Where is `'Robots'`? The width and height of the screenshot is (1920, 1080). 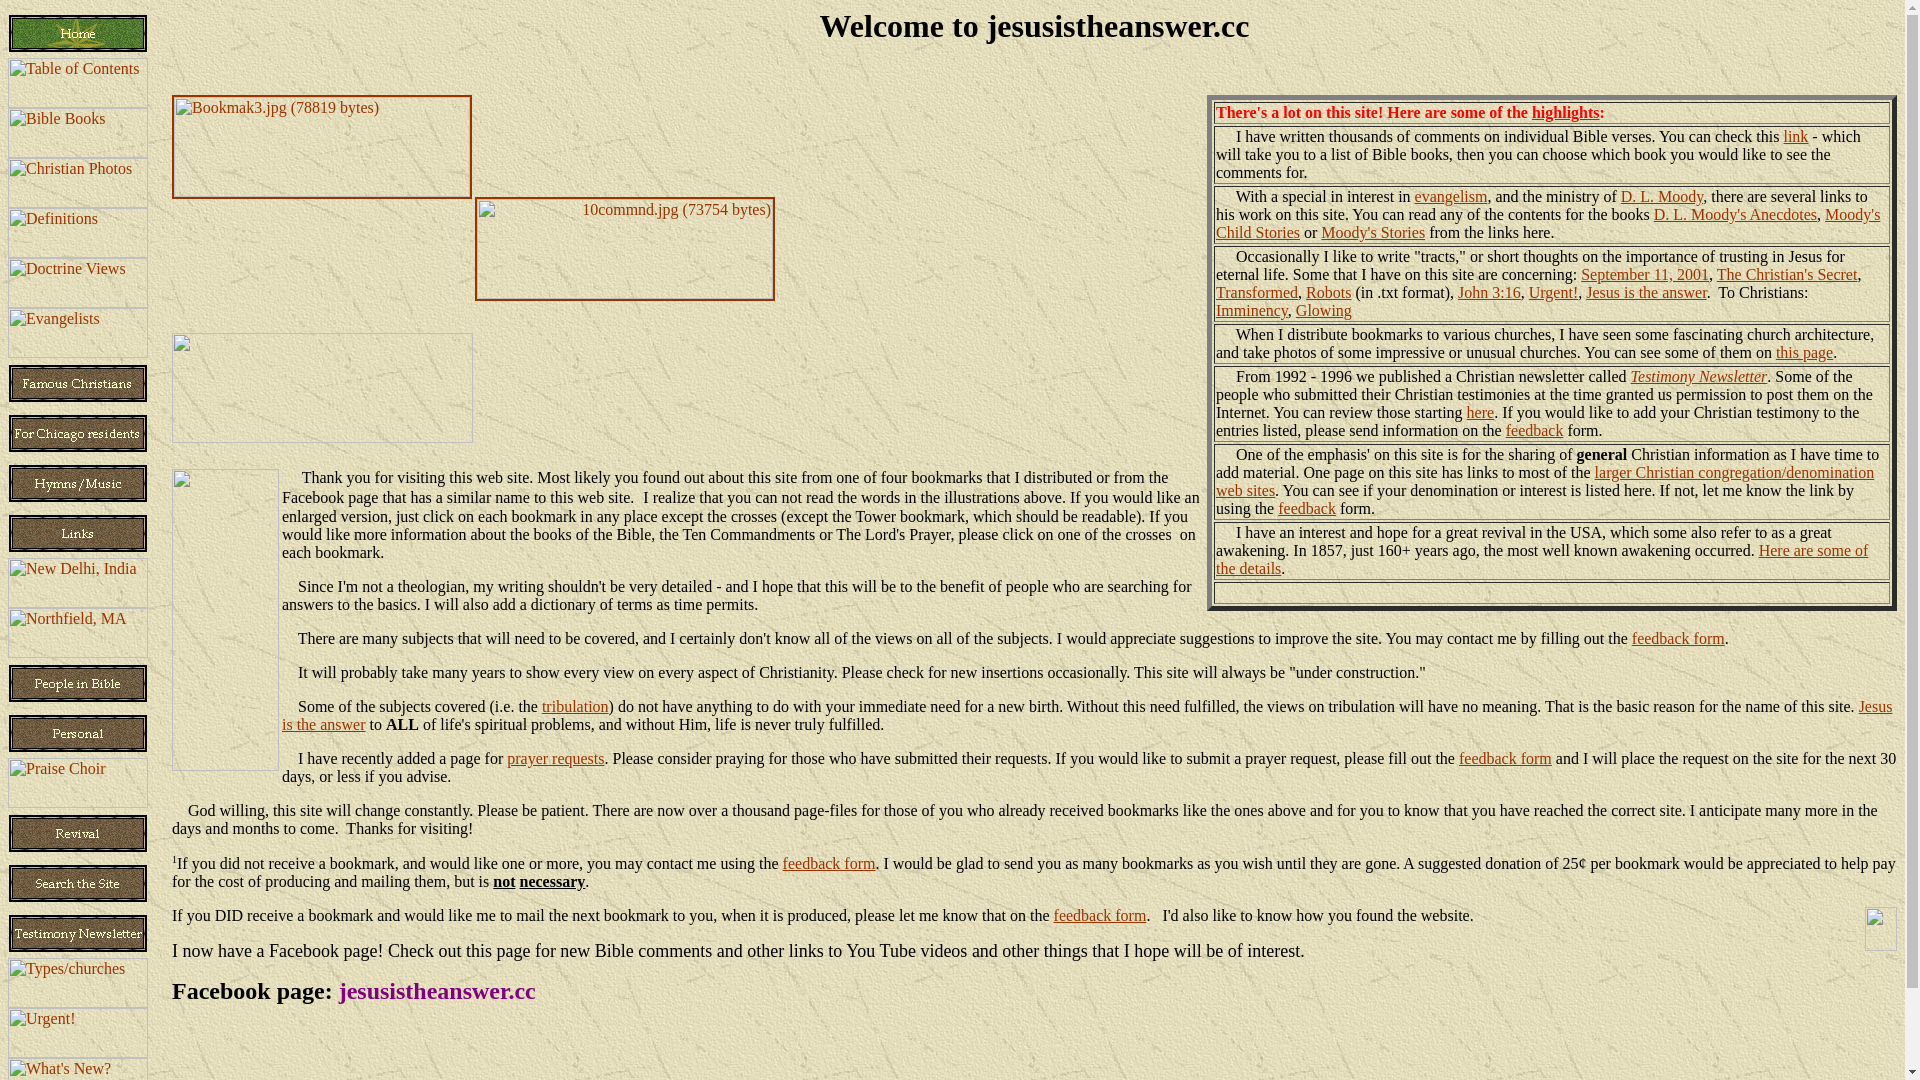 'Robots' is located at coordinates (1305, 292).